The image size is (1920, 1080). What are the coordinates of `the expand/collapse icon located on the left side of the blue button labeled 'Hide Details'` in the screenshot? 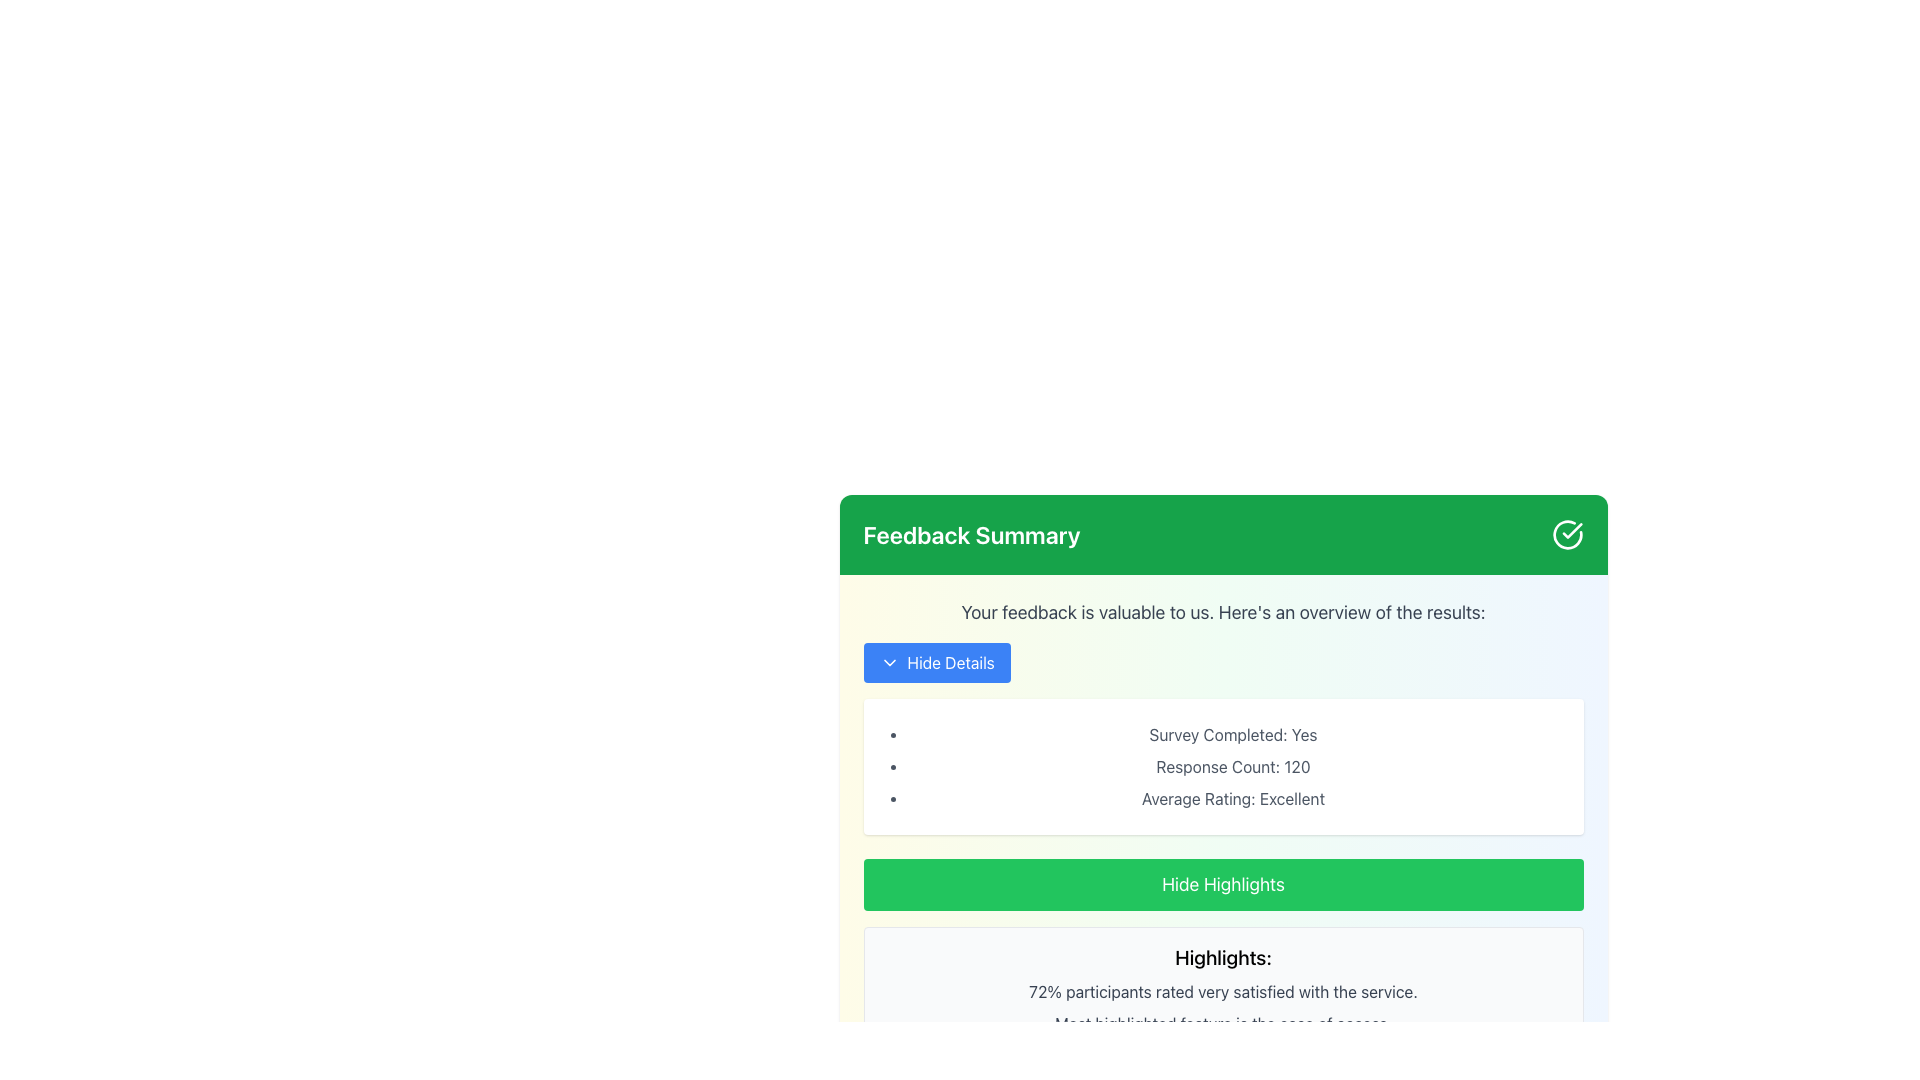 It's located at (888, 663).